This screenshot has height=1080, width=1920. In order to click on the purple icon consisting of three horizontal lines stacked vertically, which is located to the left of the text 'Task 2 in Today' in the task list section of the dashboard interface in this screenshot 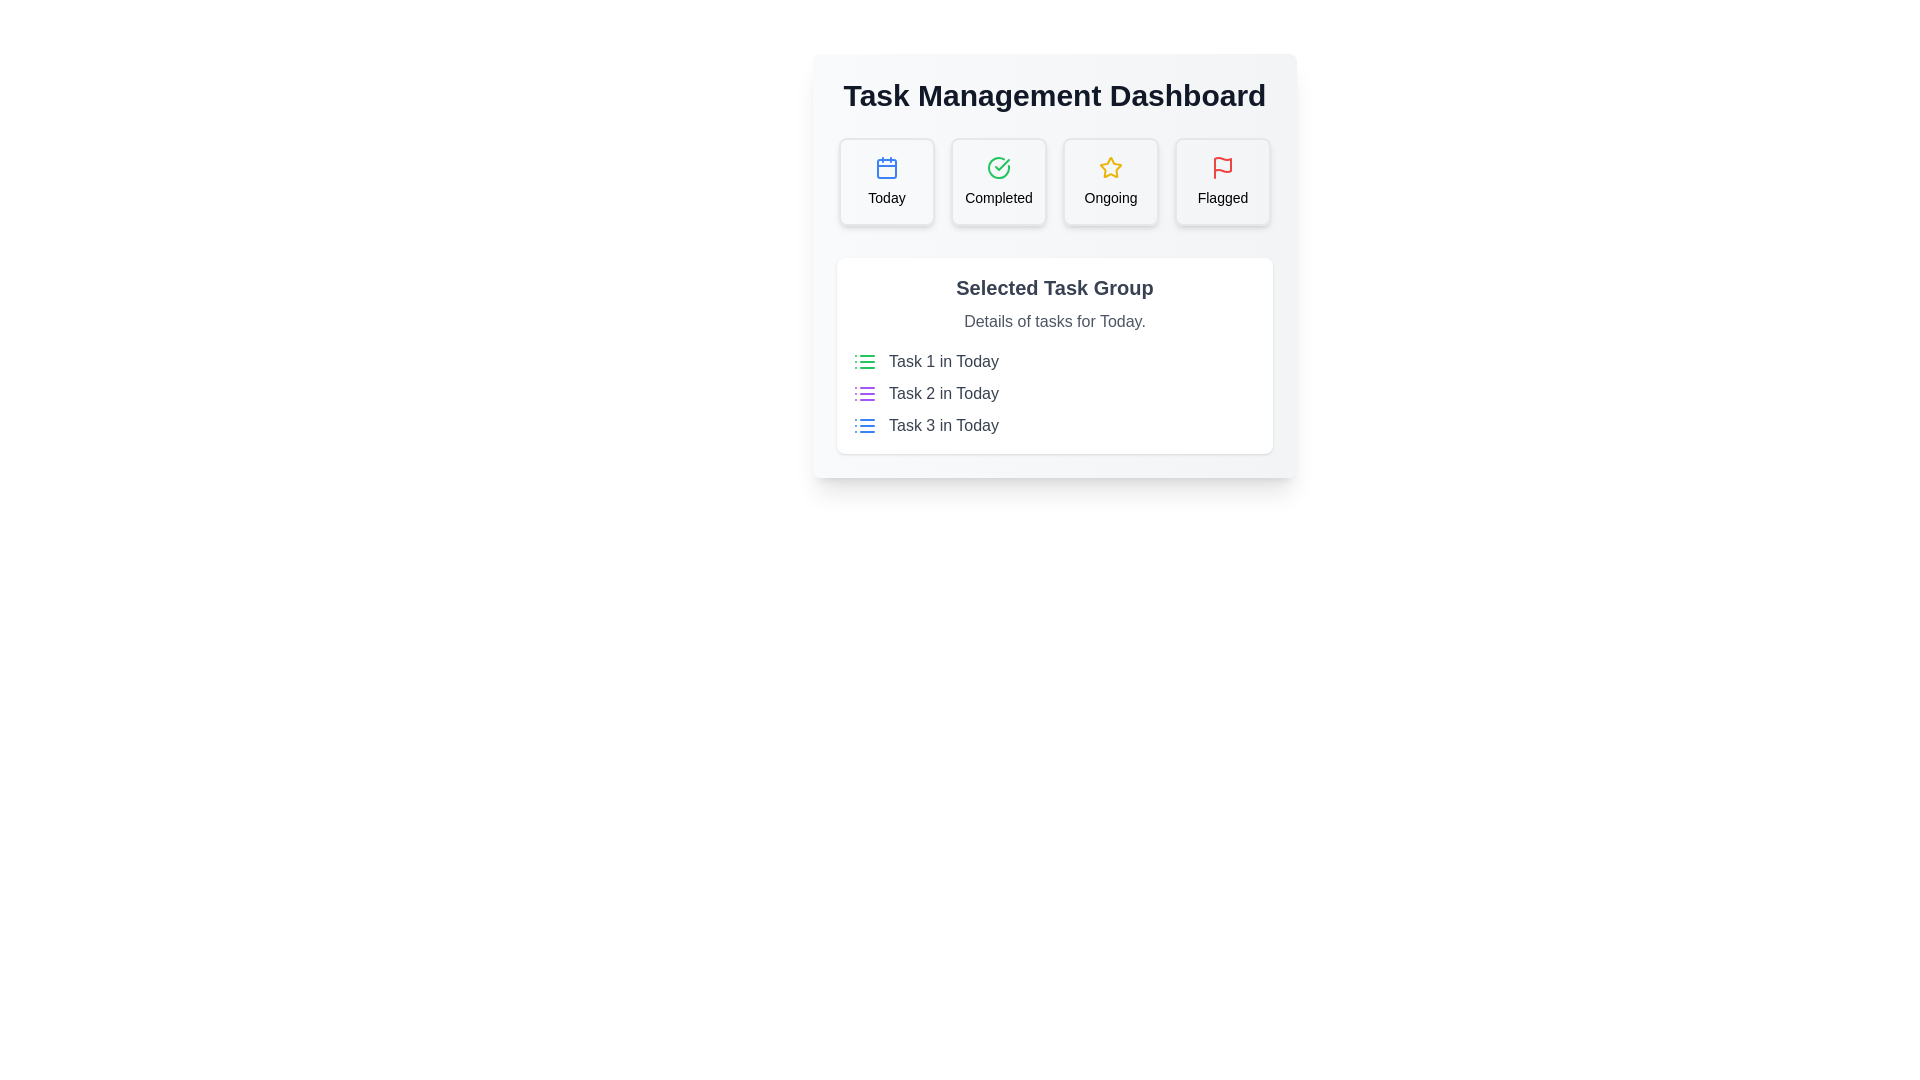, I will do `click(864, 393)`.